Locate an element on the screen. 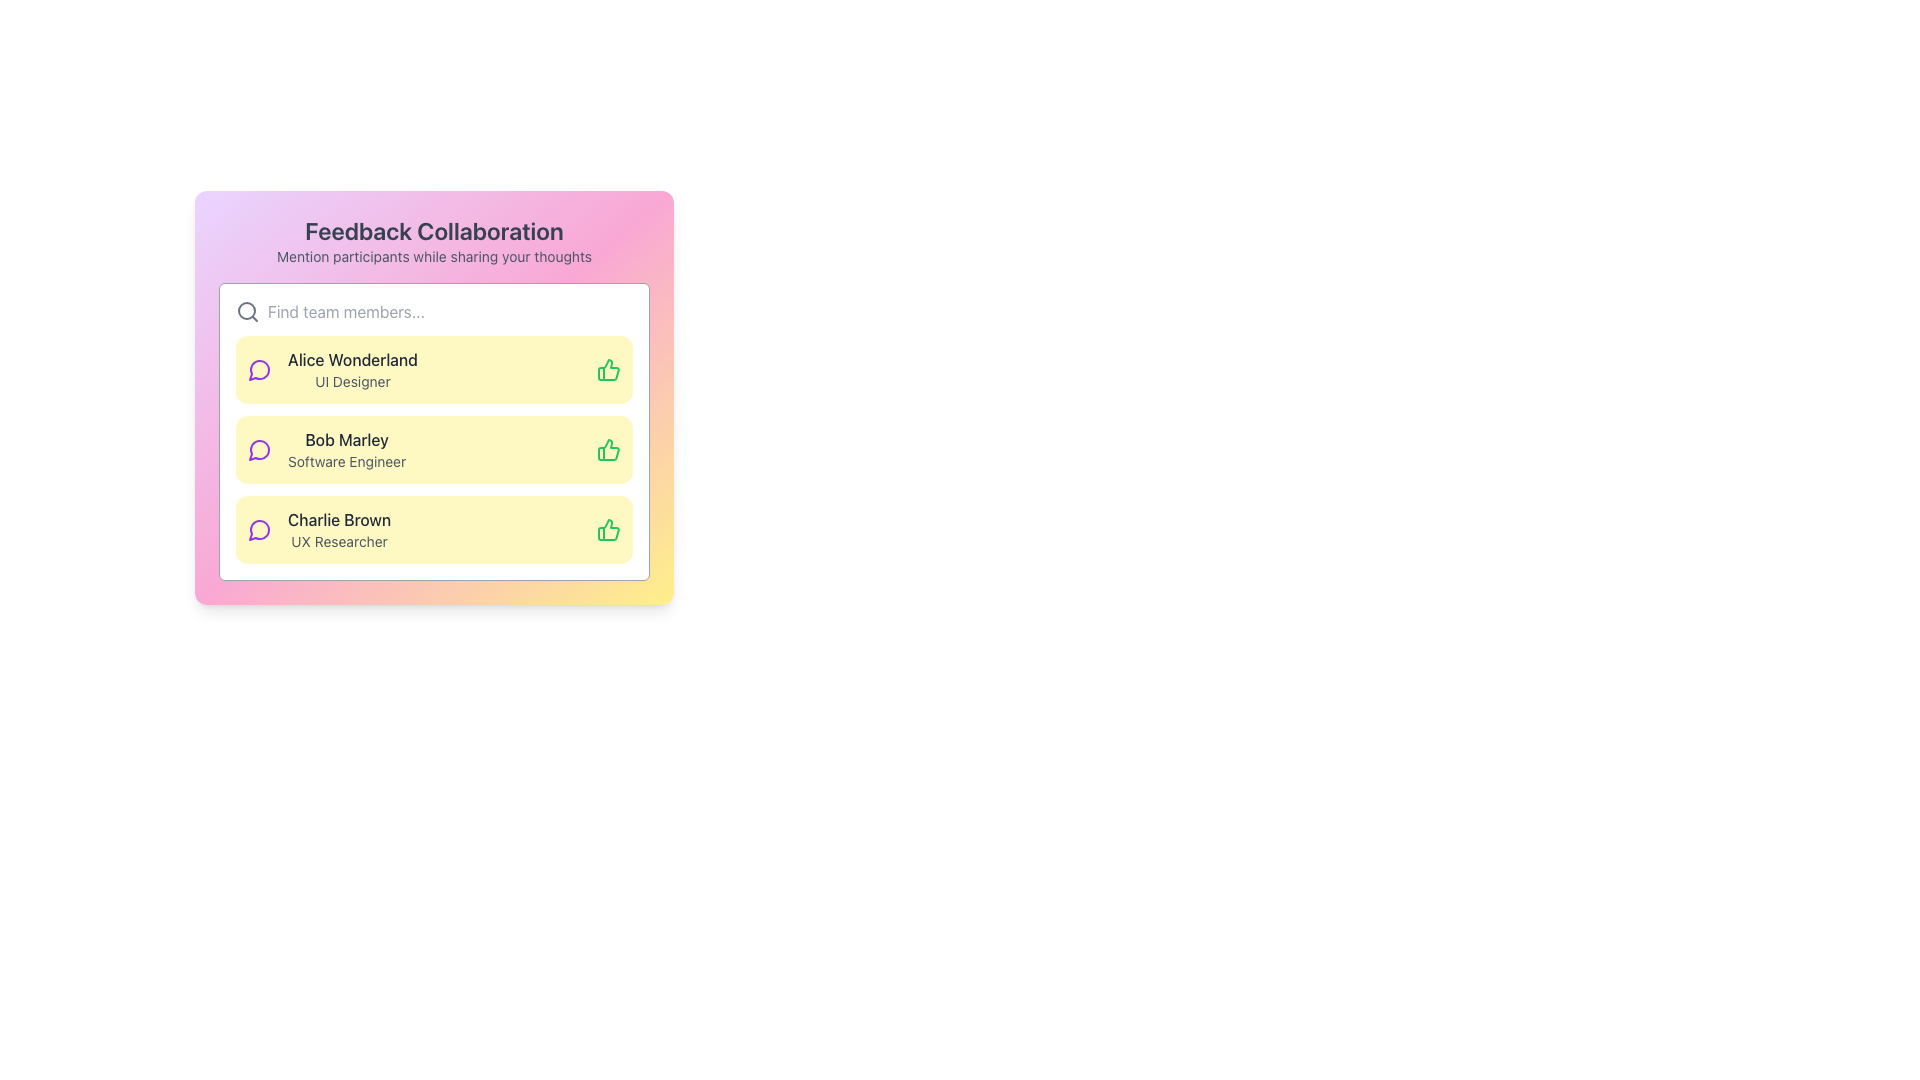 The width and height of the screenshot is (1920, 1080). text label 'Bob Marley' which is styled in medium-sized, bold, gray typography and located in the second item of a vertical list within a card-like interface is located at coordinates (347, 438).